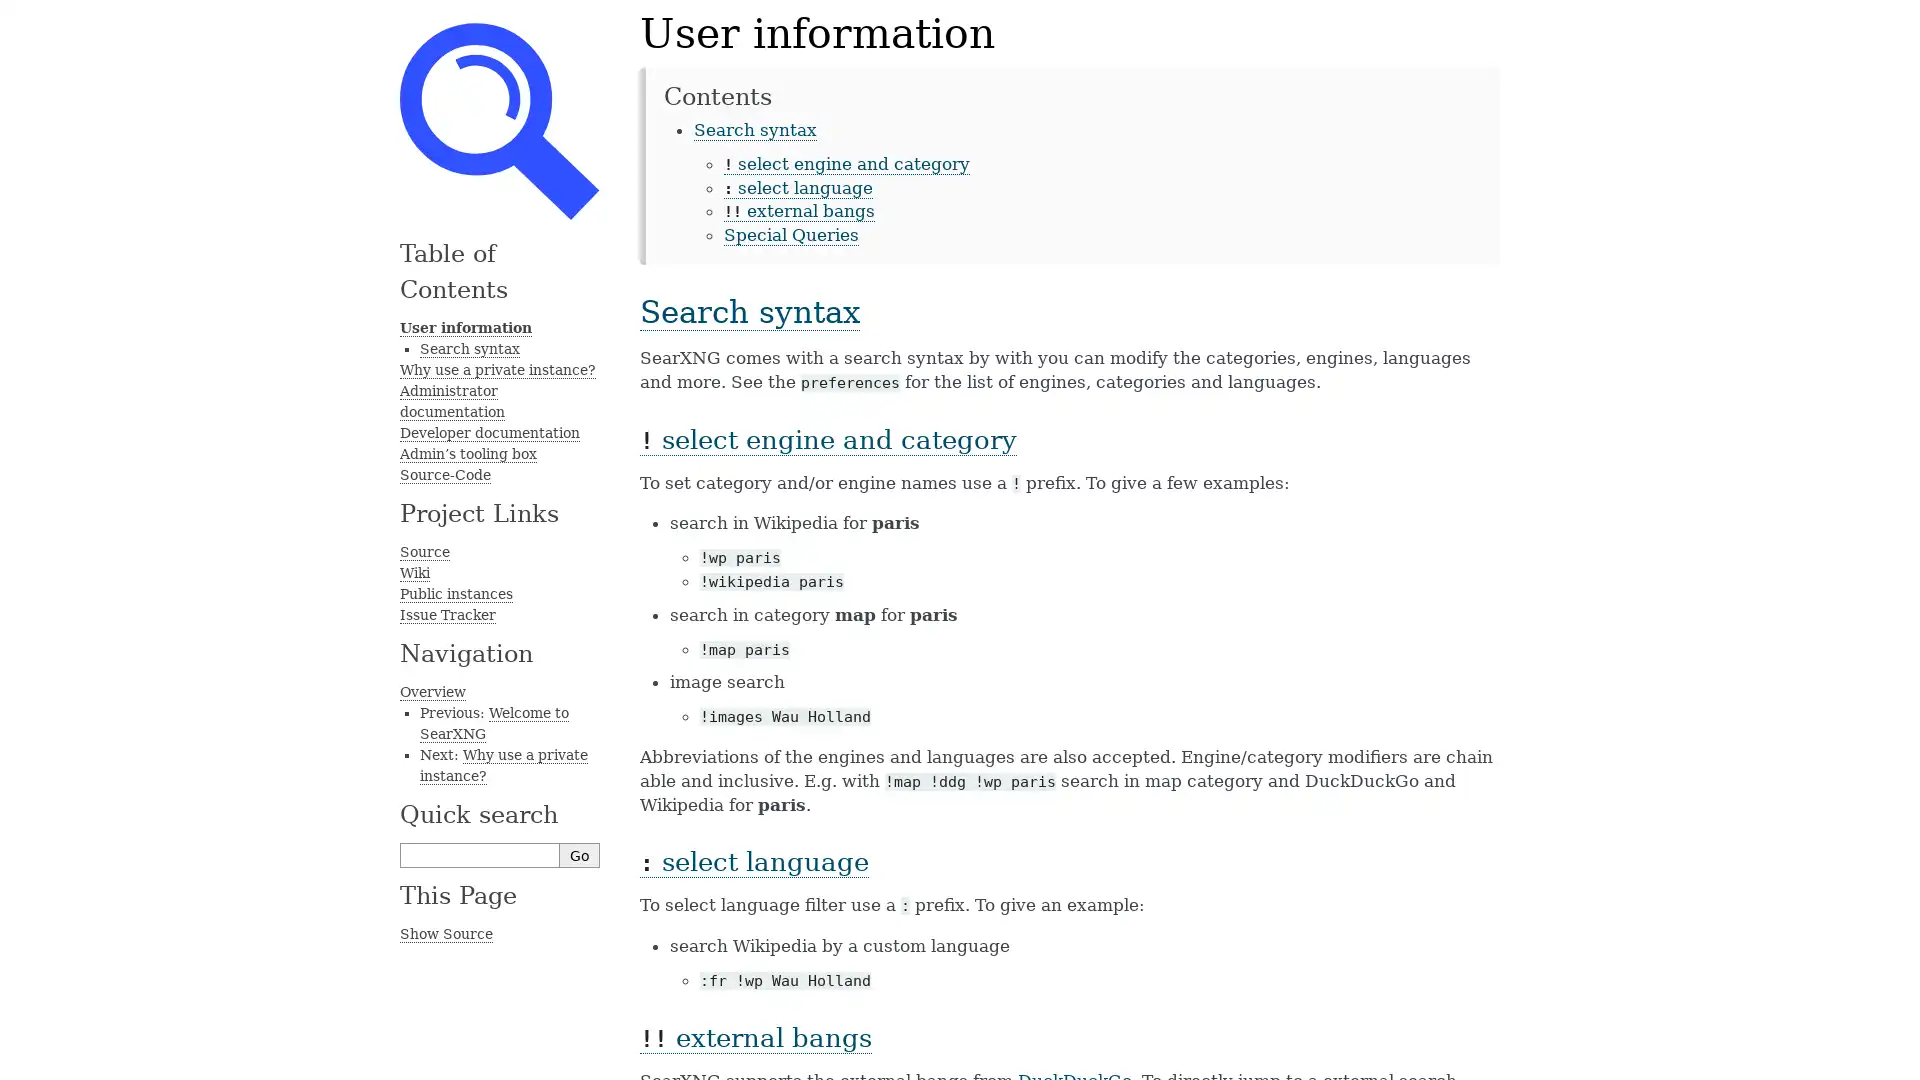  I want to click on Go, so click(579, 855).